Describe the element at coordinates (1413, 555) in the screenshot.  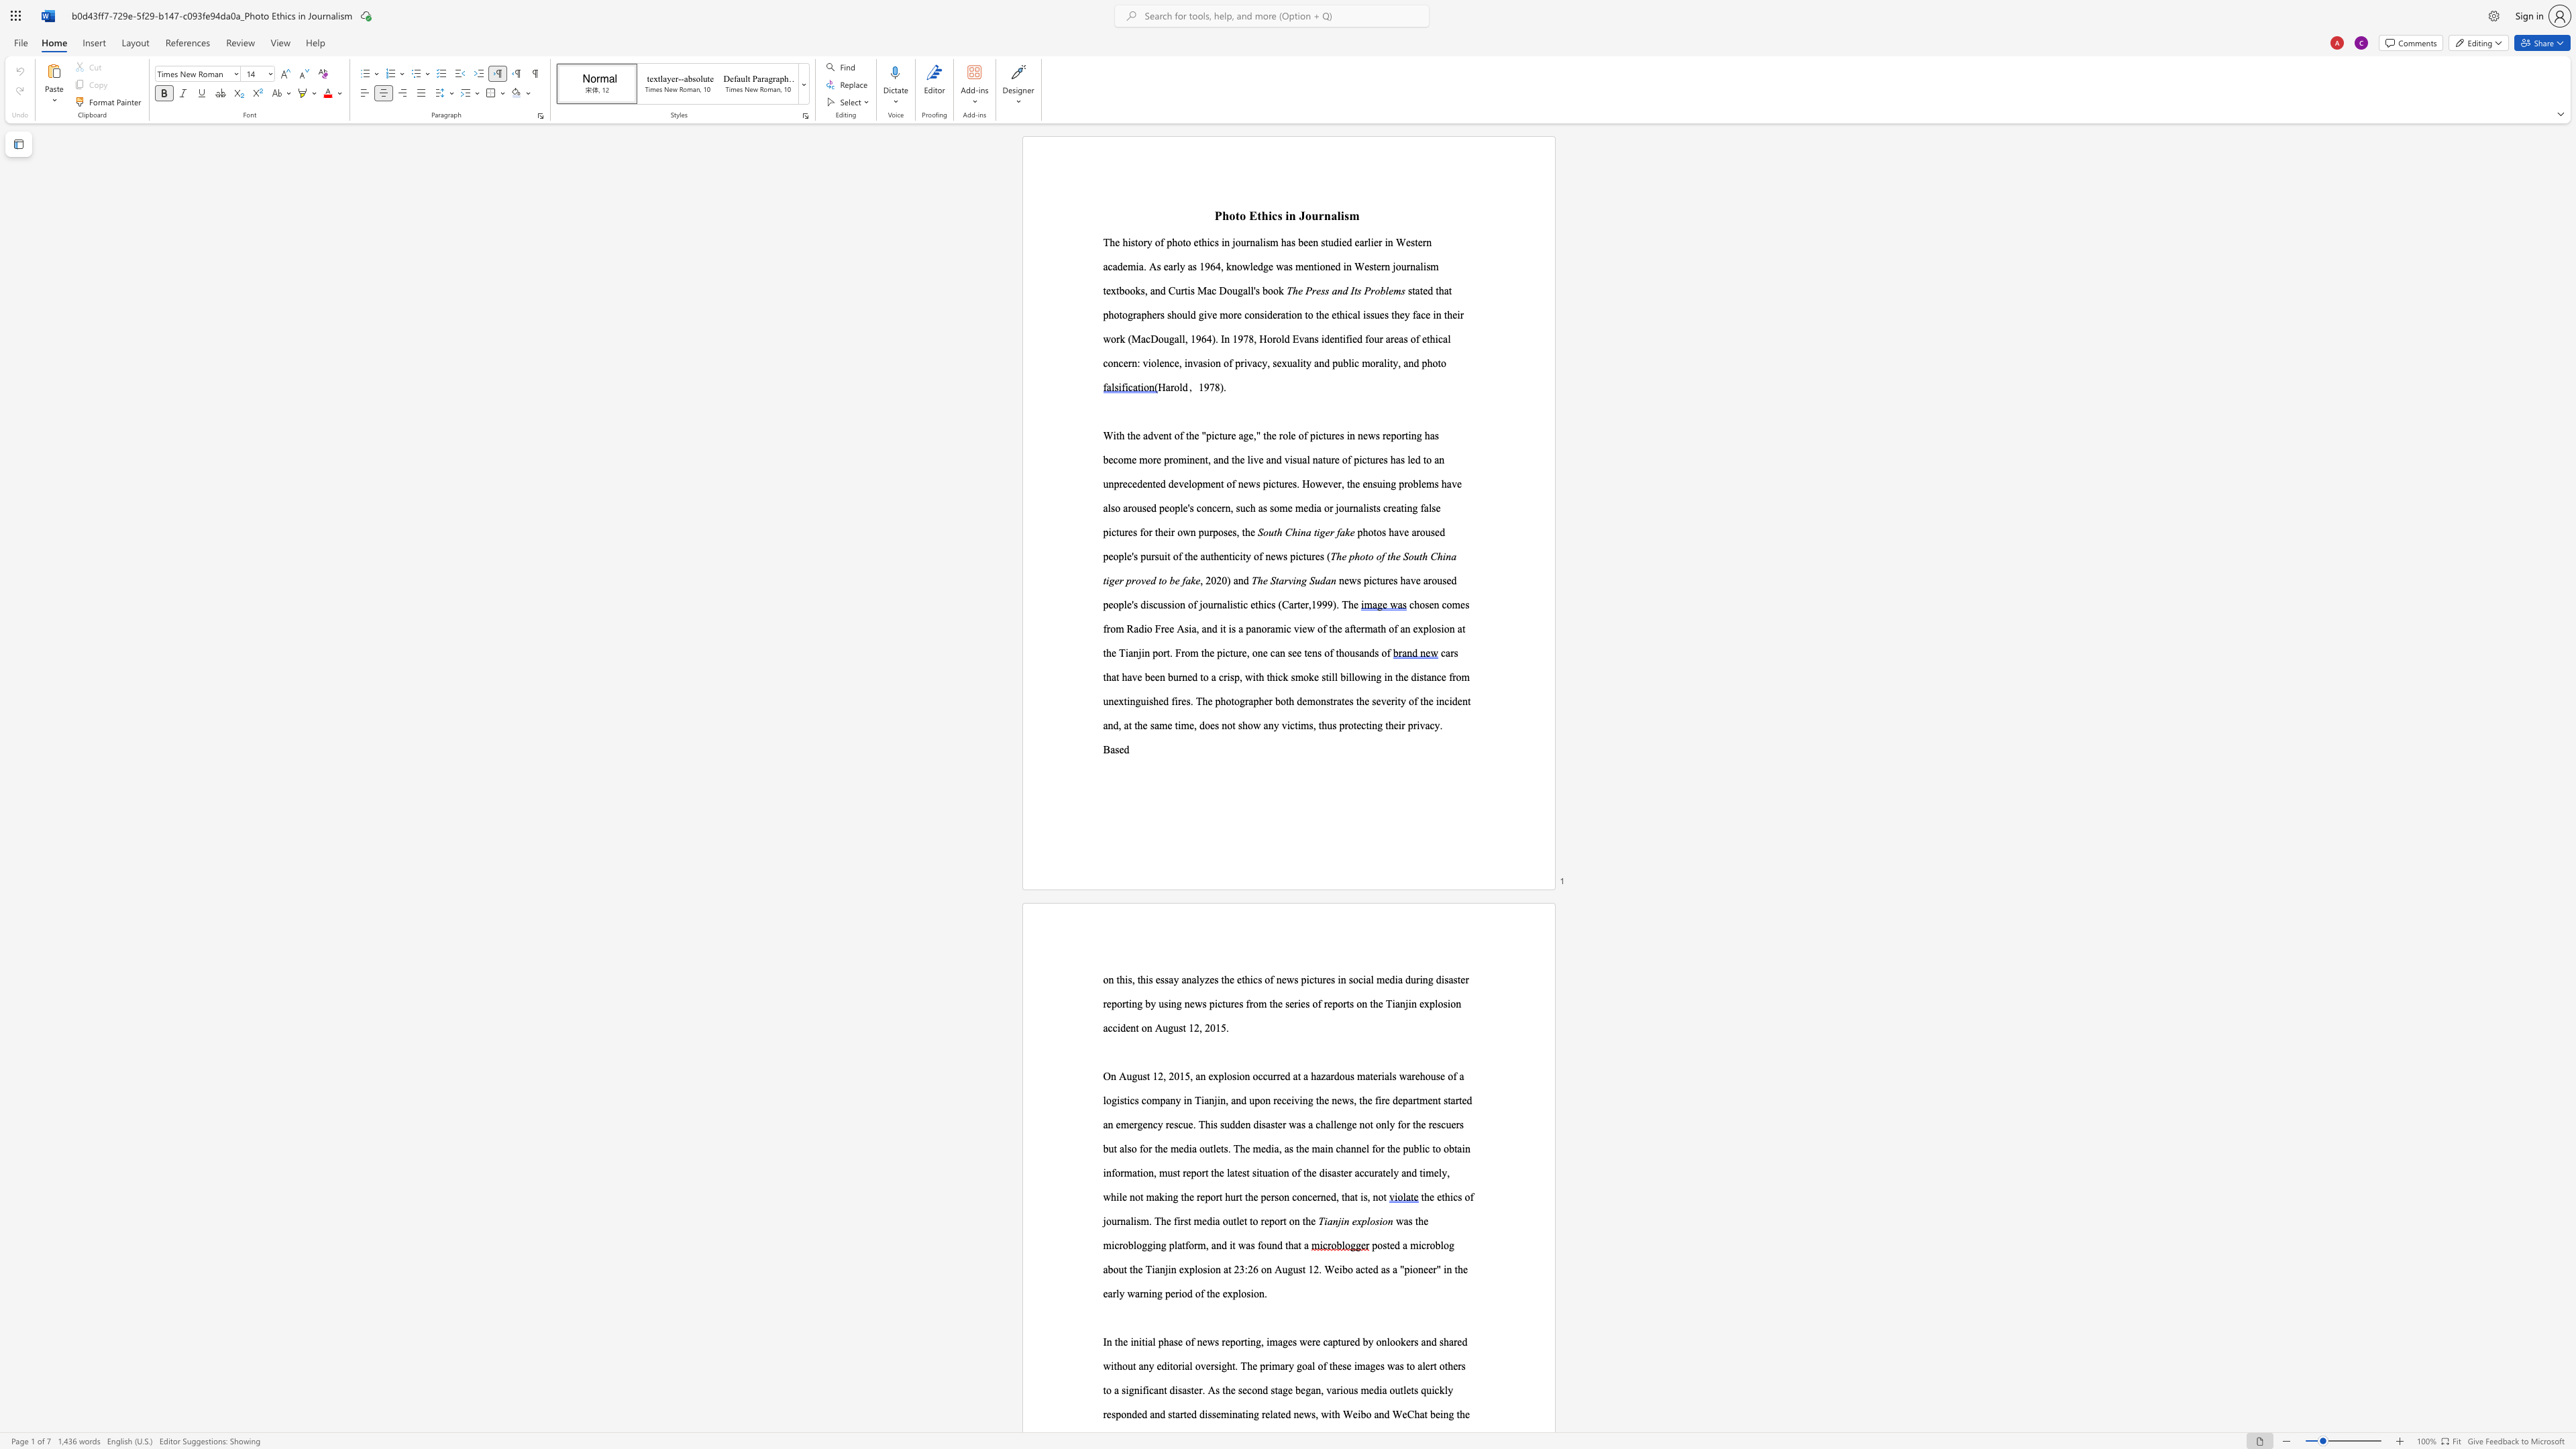
I see `the subset text "uth Chin" within the text "The photo of the South China tiger proved to be fake"` at that location.